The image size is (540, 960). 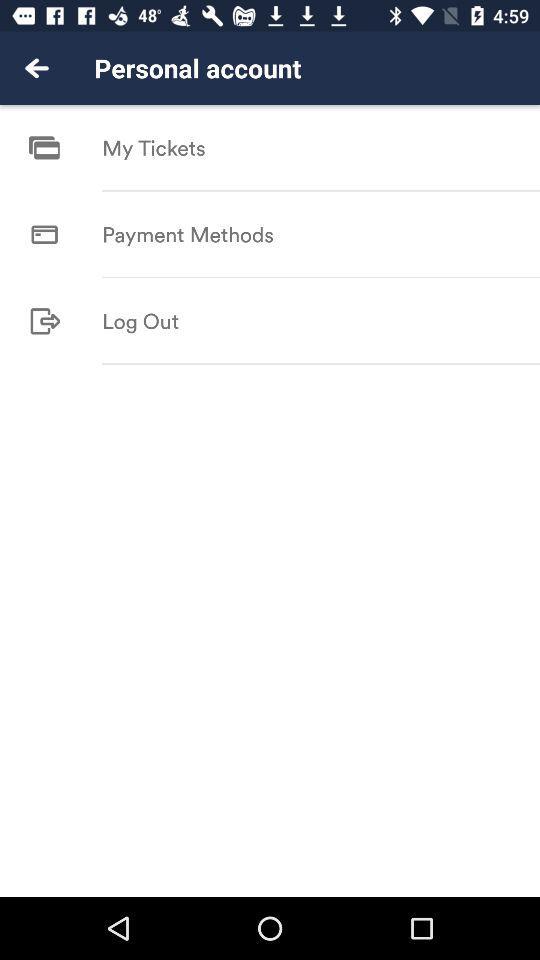 I want to click on the icon below personal account, so click(x=152, y=147).